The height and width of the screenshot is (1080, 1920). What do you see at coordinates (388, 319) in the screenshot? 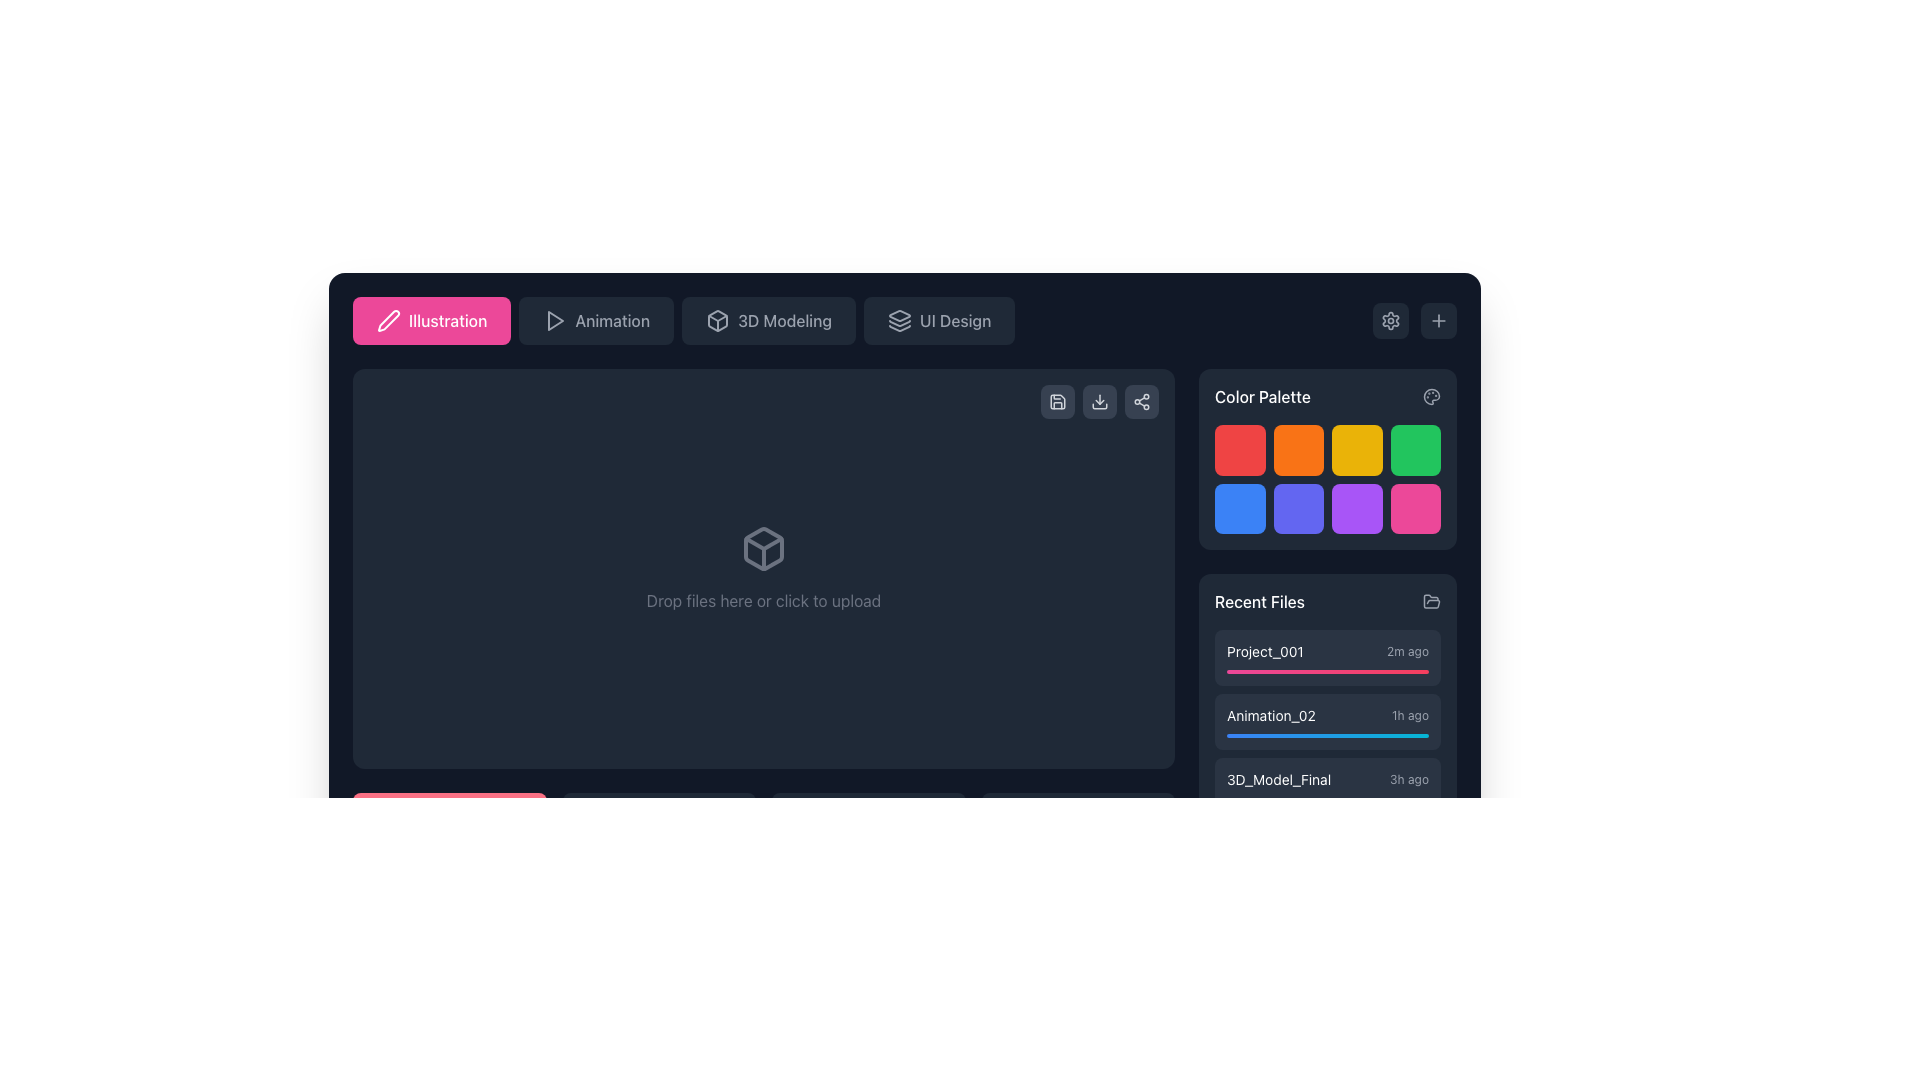
I see `the pen or pencil icon embedded in the 'Illustration' button located in the top left portion of the interface, which precedes the text label 'Illustration'` at bounding box center [388, 319].